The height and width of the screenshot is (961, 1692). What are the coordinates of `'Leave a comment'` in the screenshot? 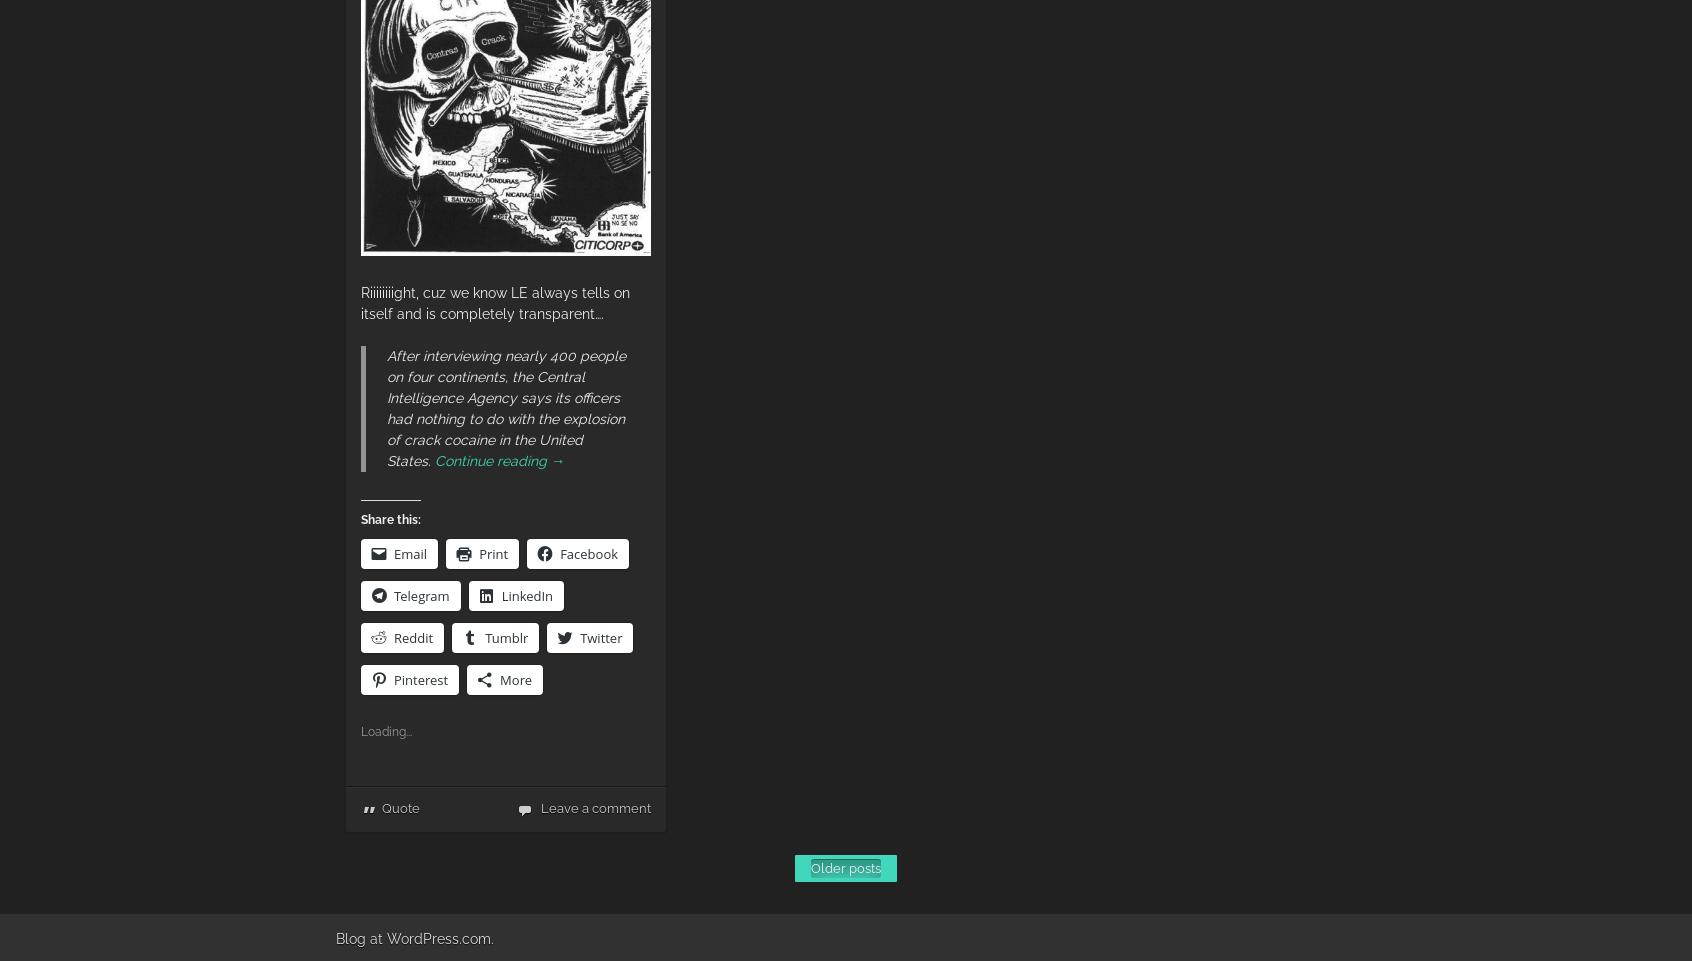 It's located at (594, 808).